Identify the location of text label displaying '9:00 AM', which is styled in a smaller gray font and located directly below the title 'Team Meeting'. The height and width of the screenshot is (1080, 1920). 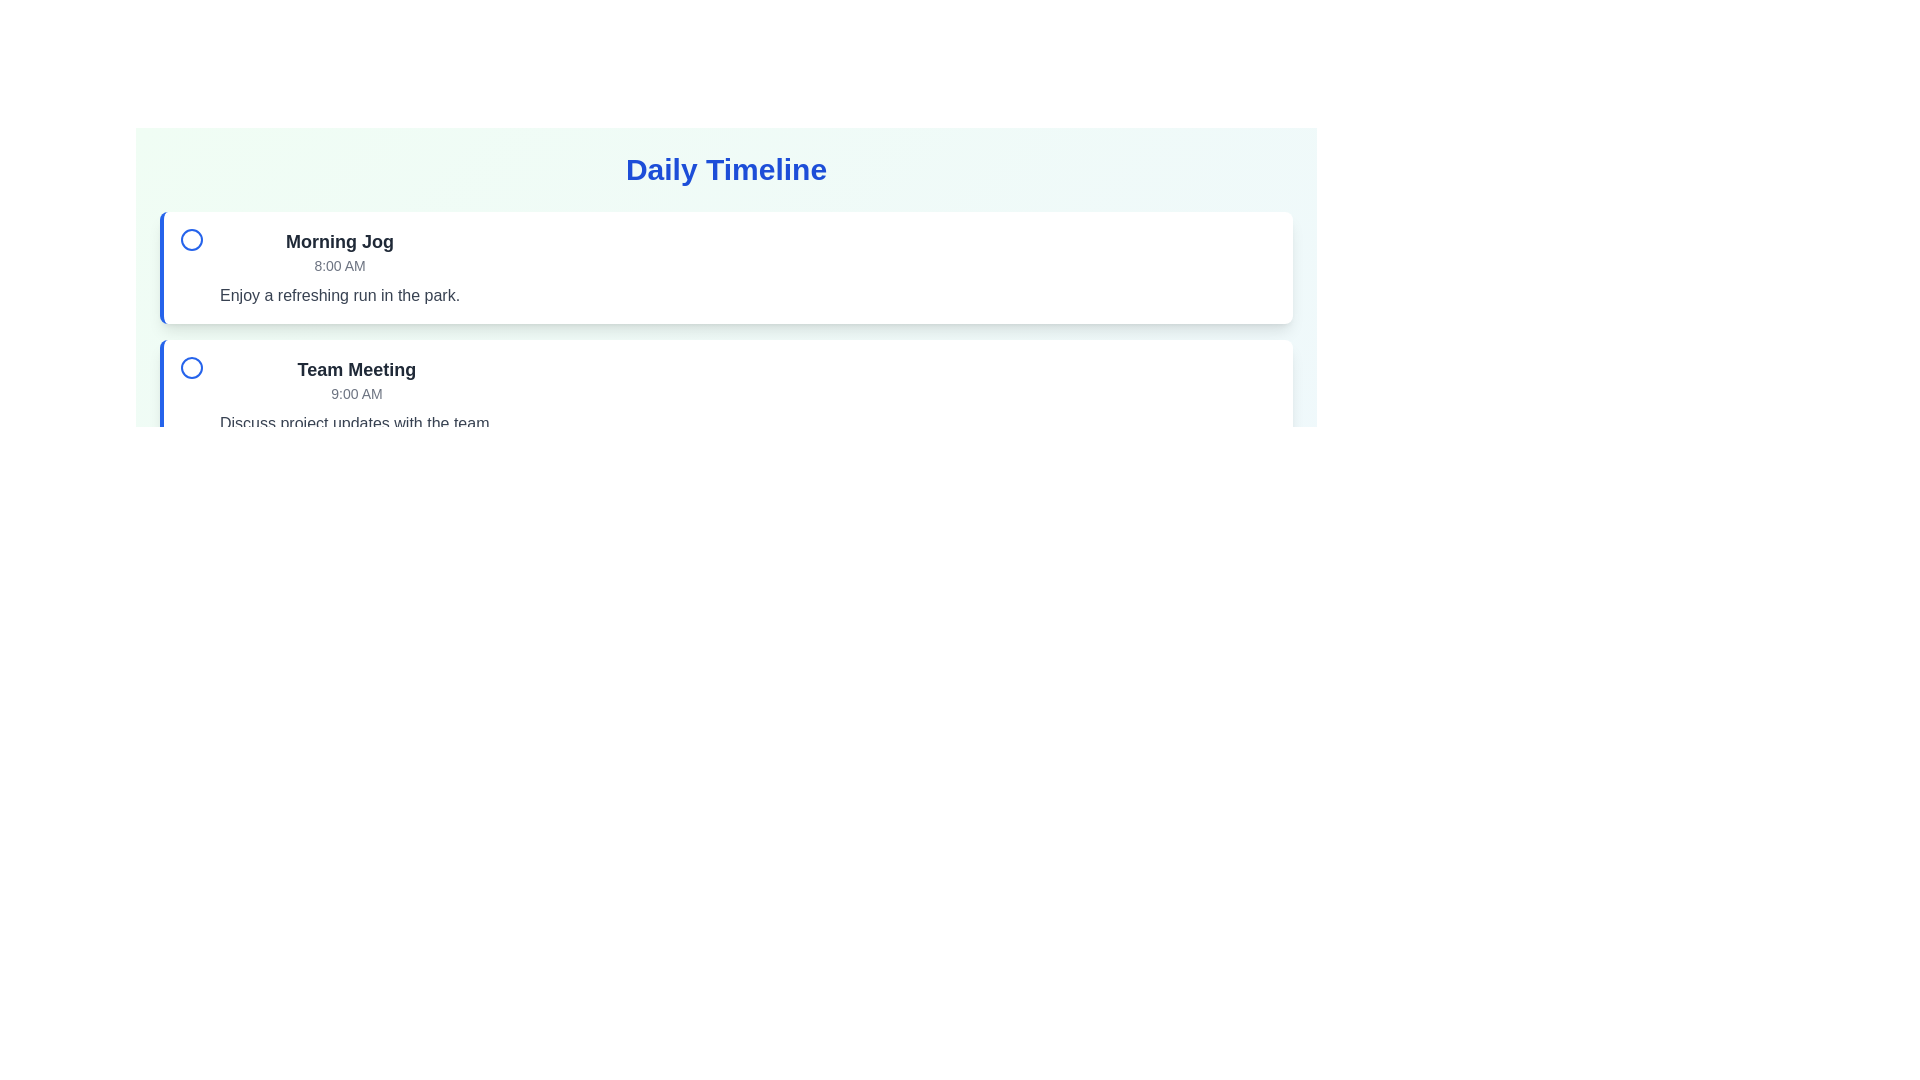
(356, 393).